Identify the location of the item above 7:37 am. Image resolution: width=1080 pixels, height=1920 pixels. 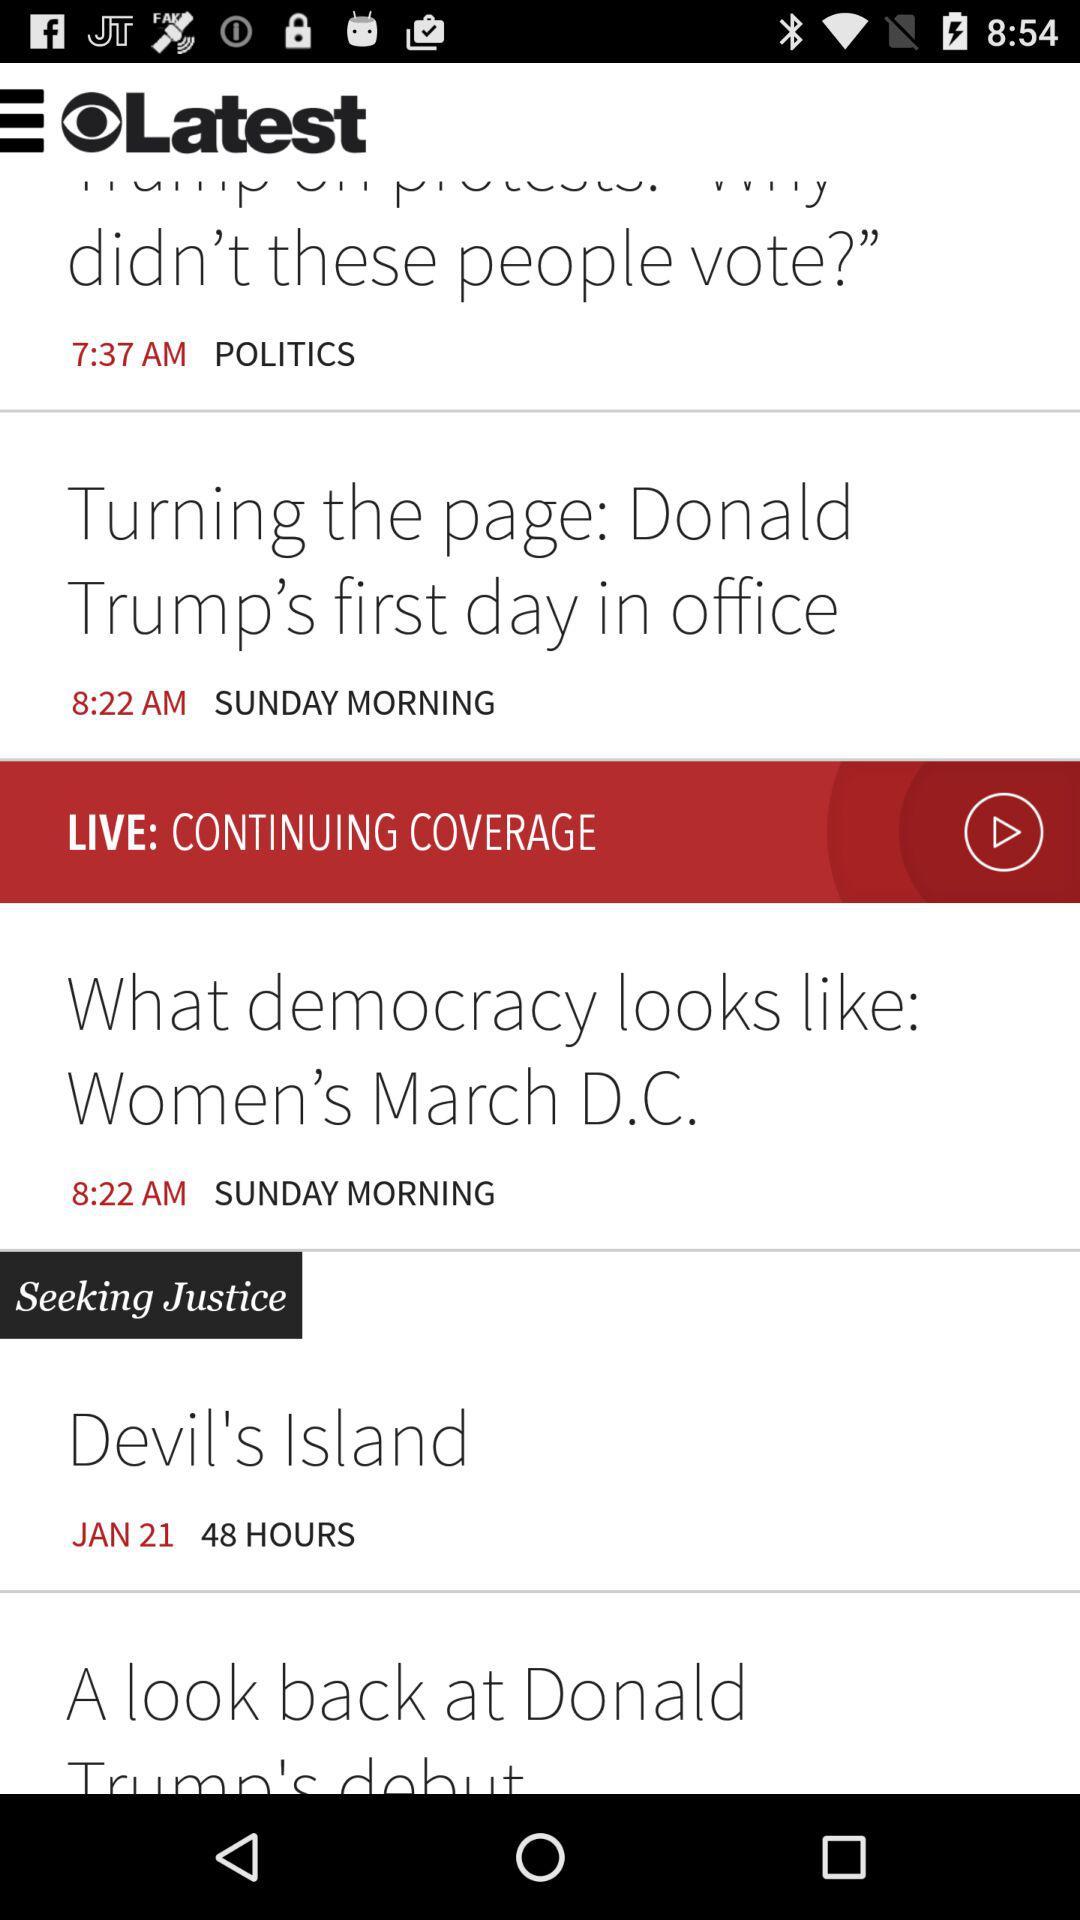
(64, 117).